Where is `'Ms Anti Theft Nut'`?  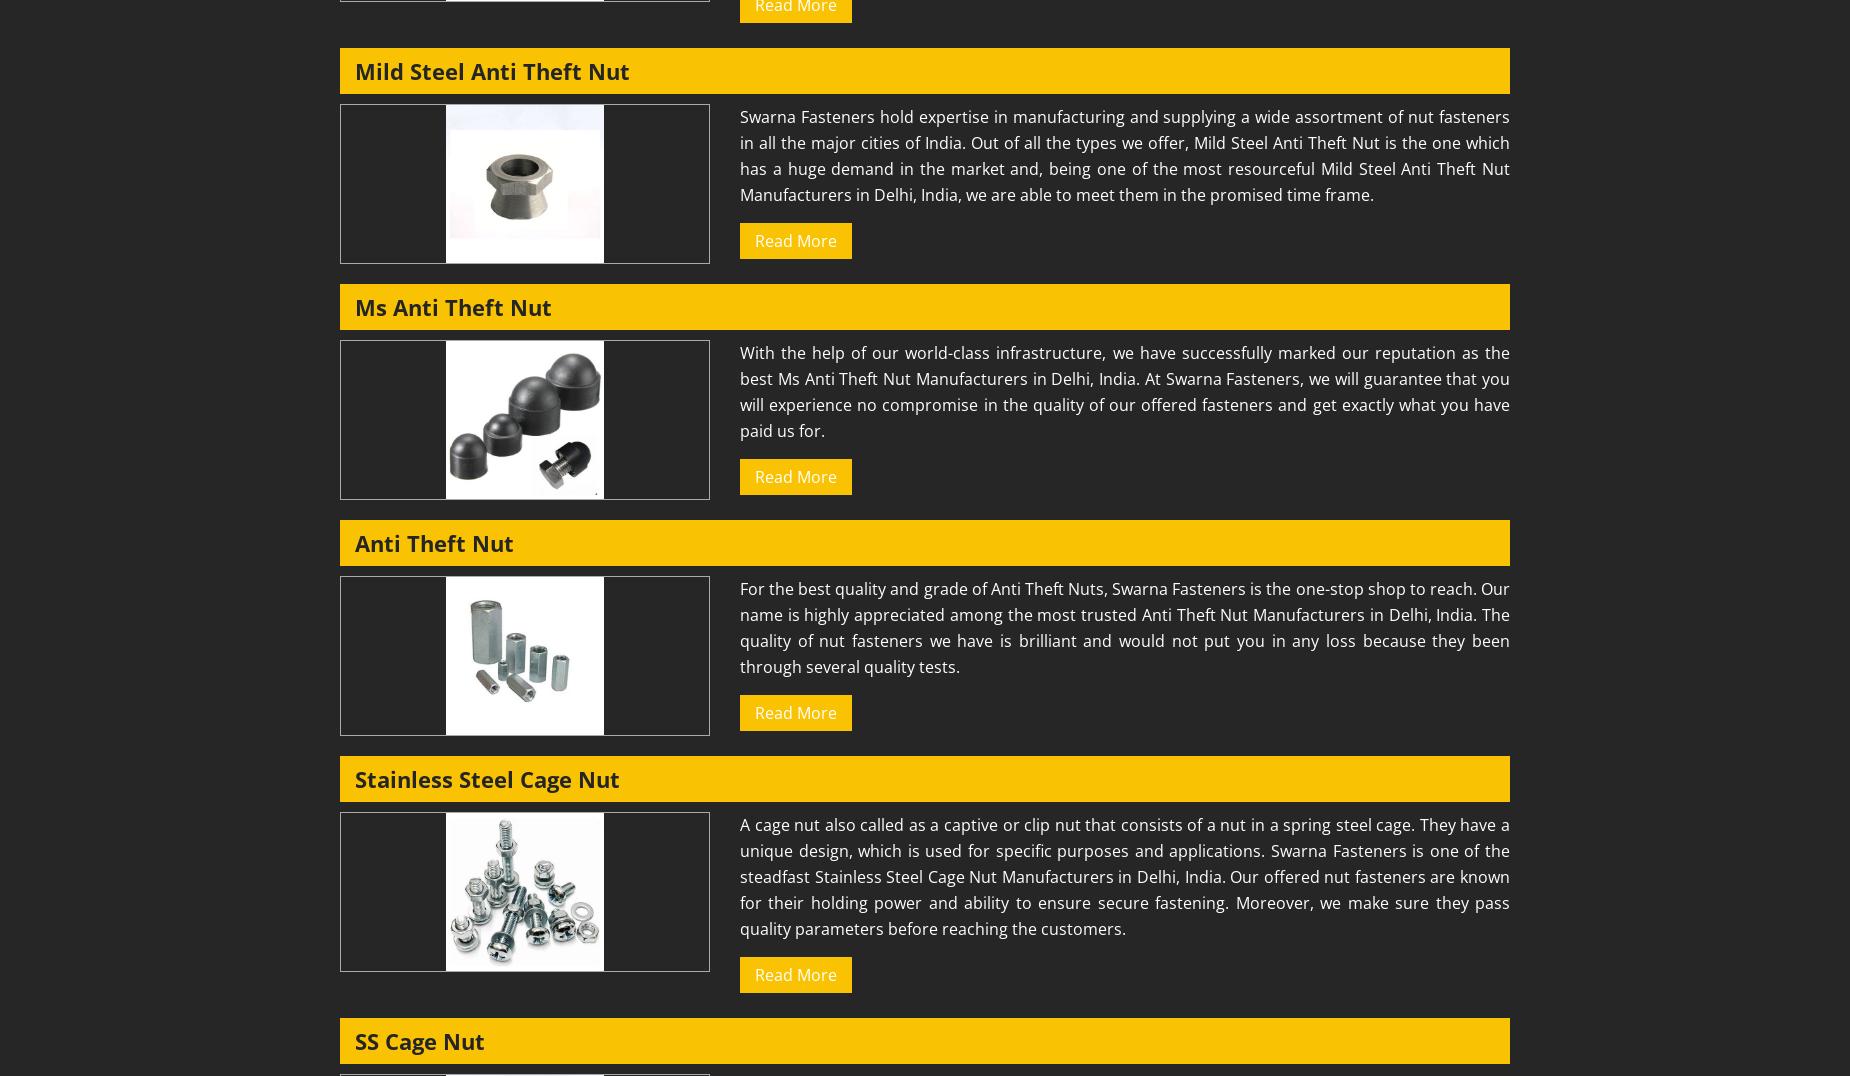 'Ms Anti Theft Nut' is located at coordinates (452, 305).